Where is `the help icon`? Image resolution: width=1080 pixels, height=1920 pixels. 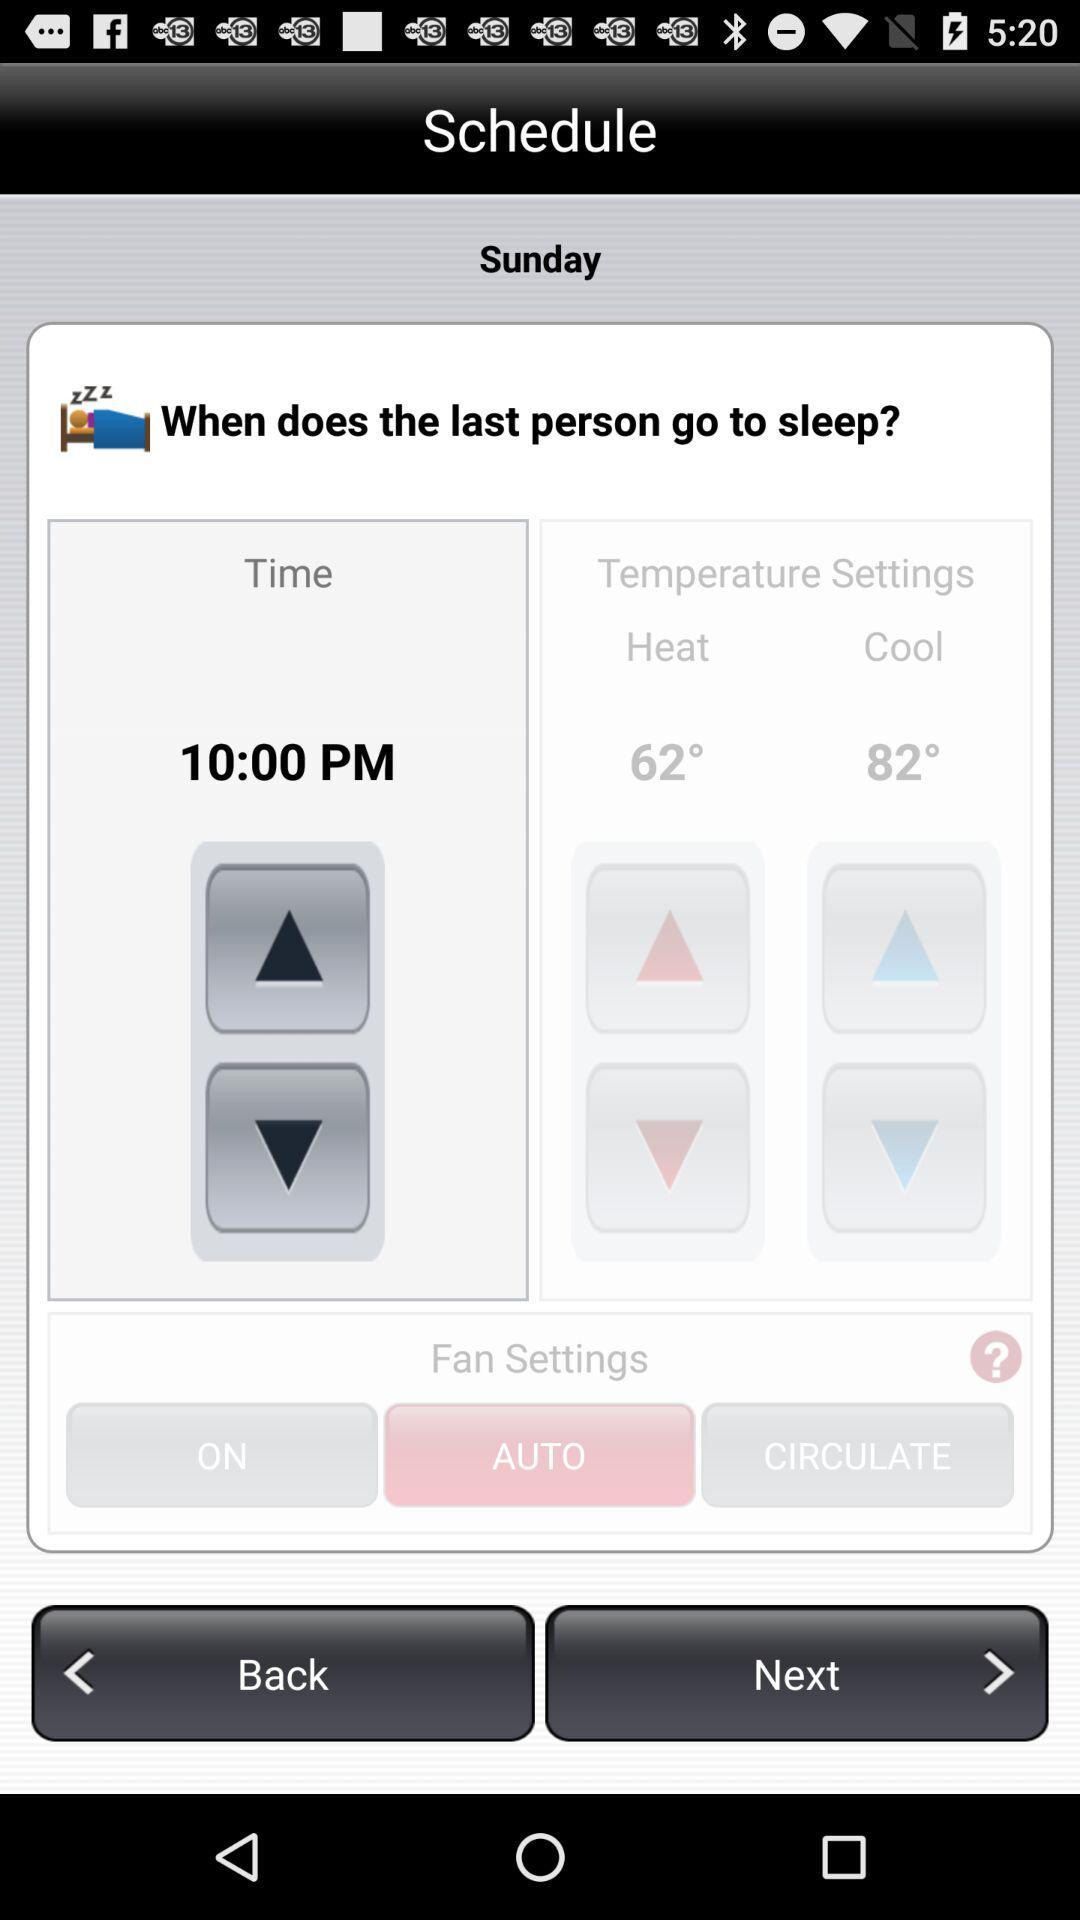 the help icon is located at coordinates (995, 1452).